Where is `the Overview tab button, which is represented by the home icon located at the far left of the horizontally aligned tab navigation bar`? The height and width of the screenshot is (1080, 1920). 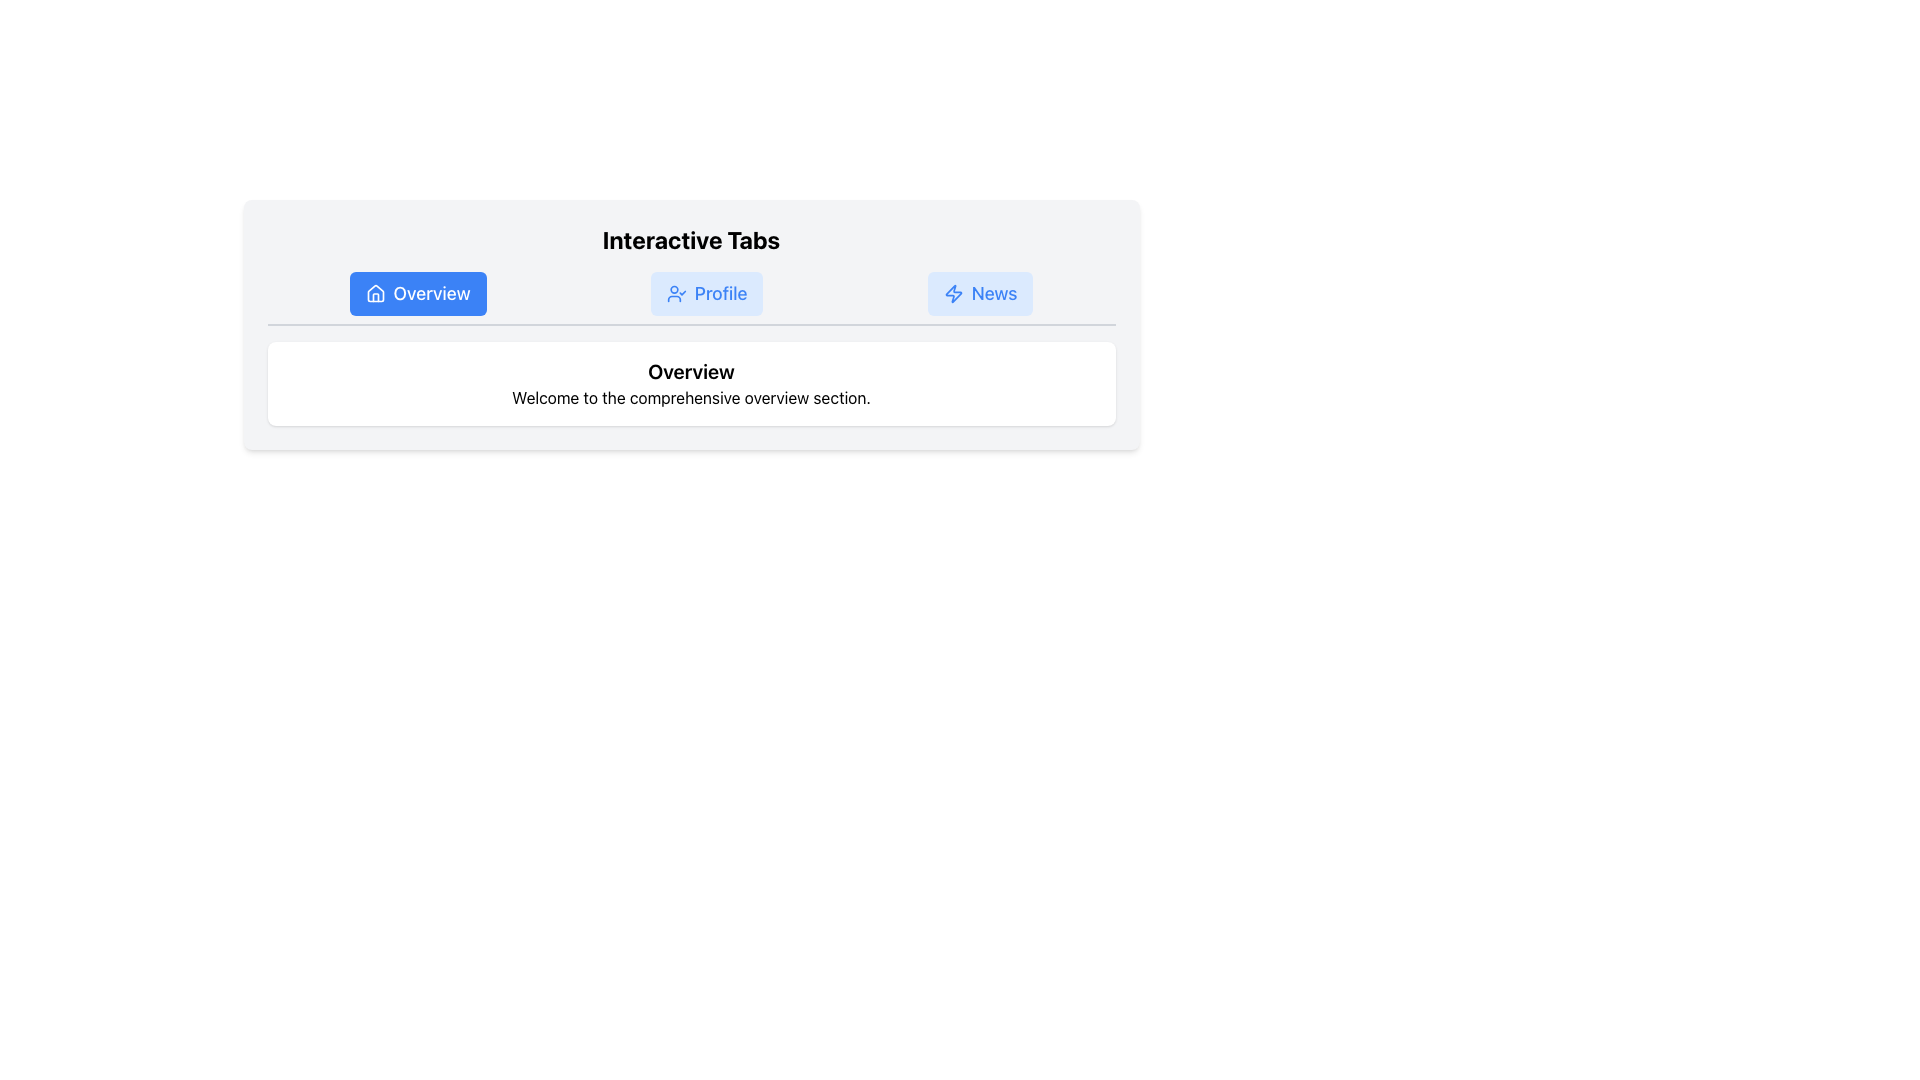 the Overview tab button, which is represented by the home icon located at the far left of the horizontally aligned tab navigation bar is located at coordinates (375, 293).